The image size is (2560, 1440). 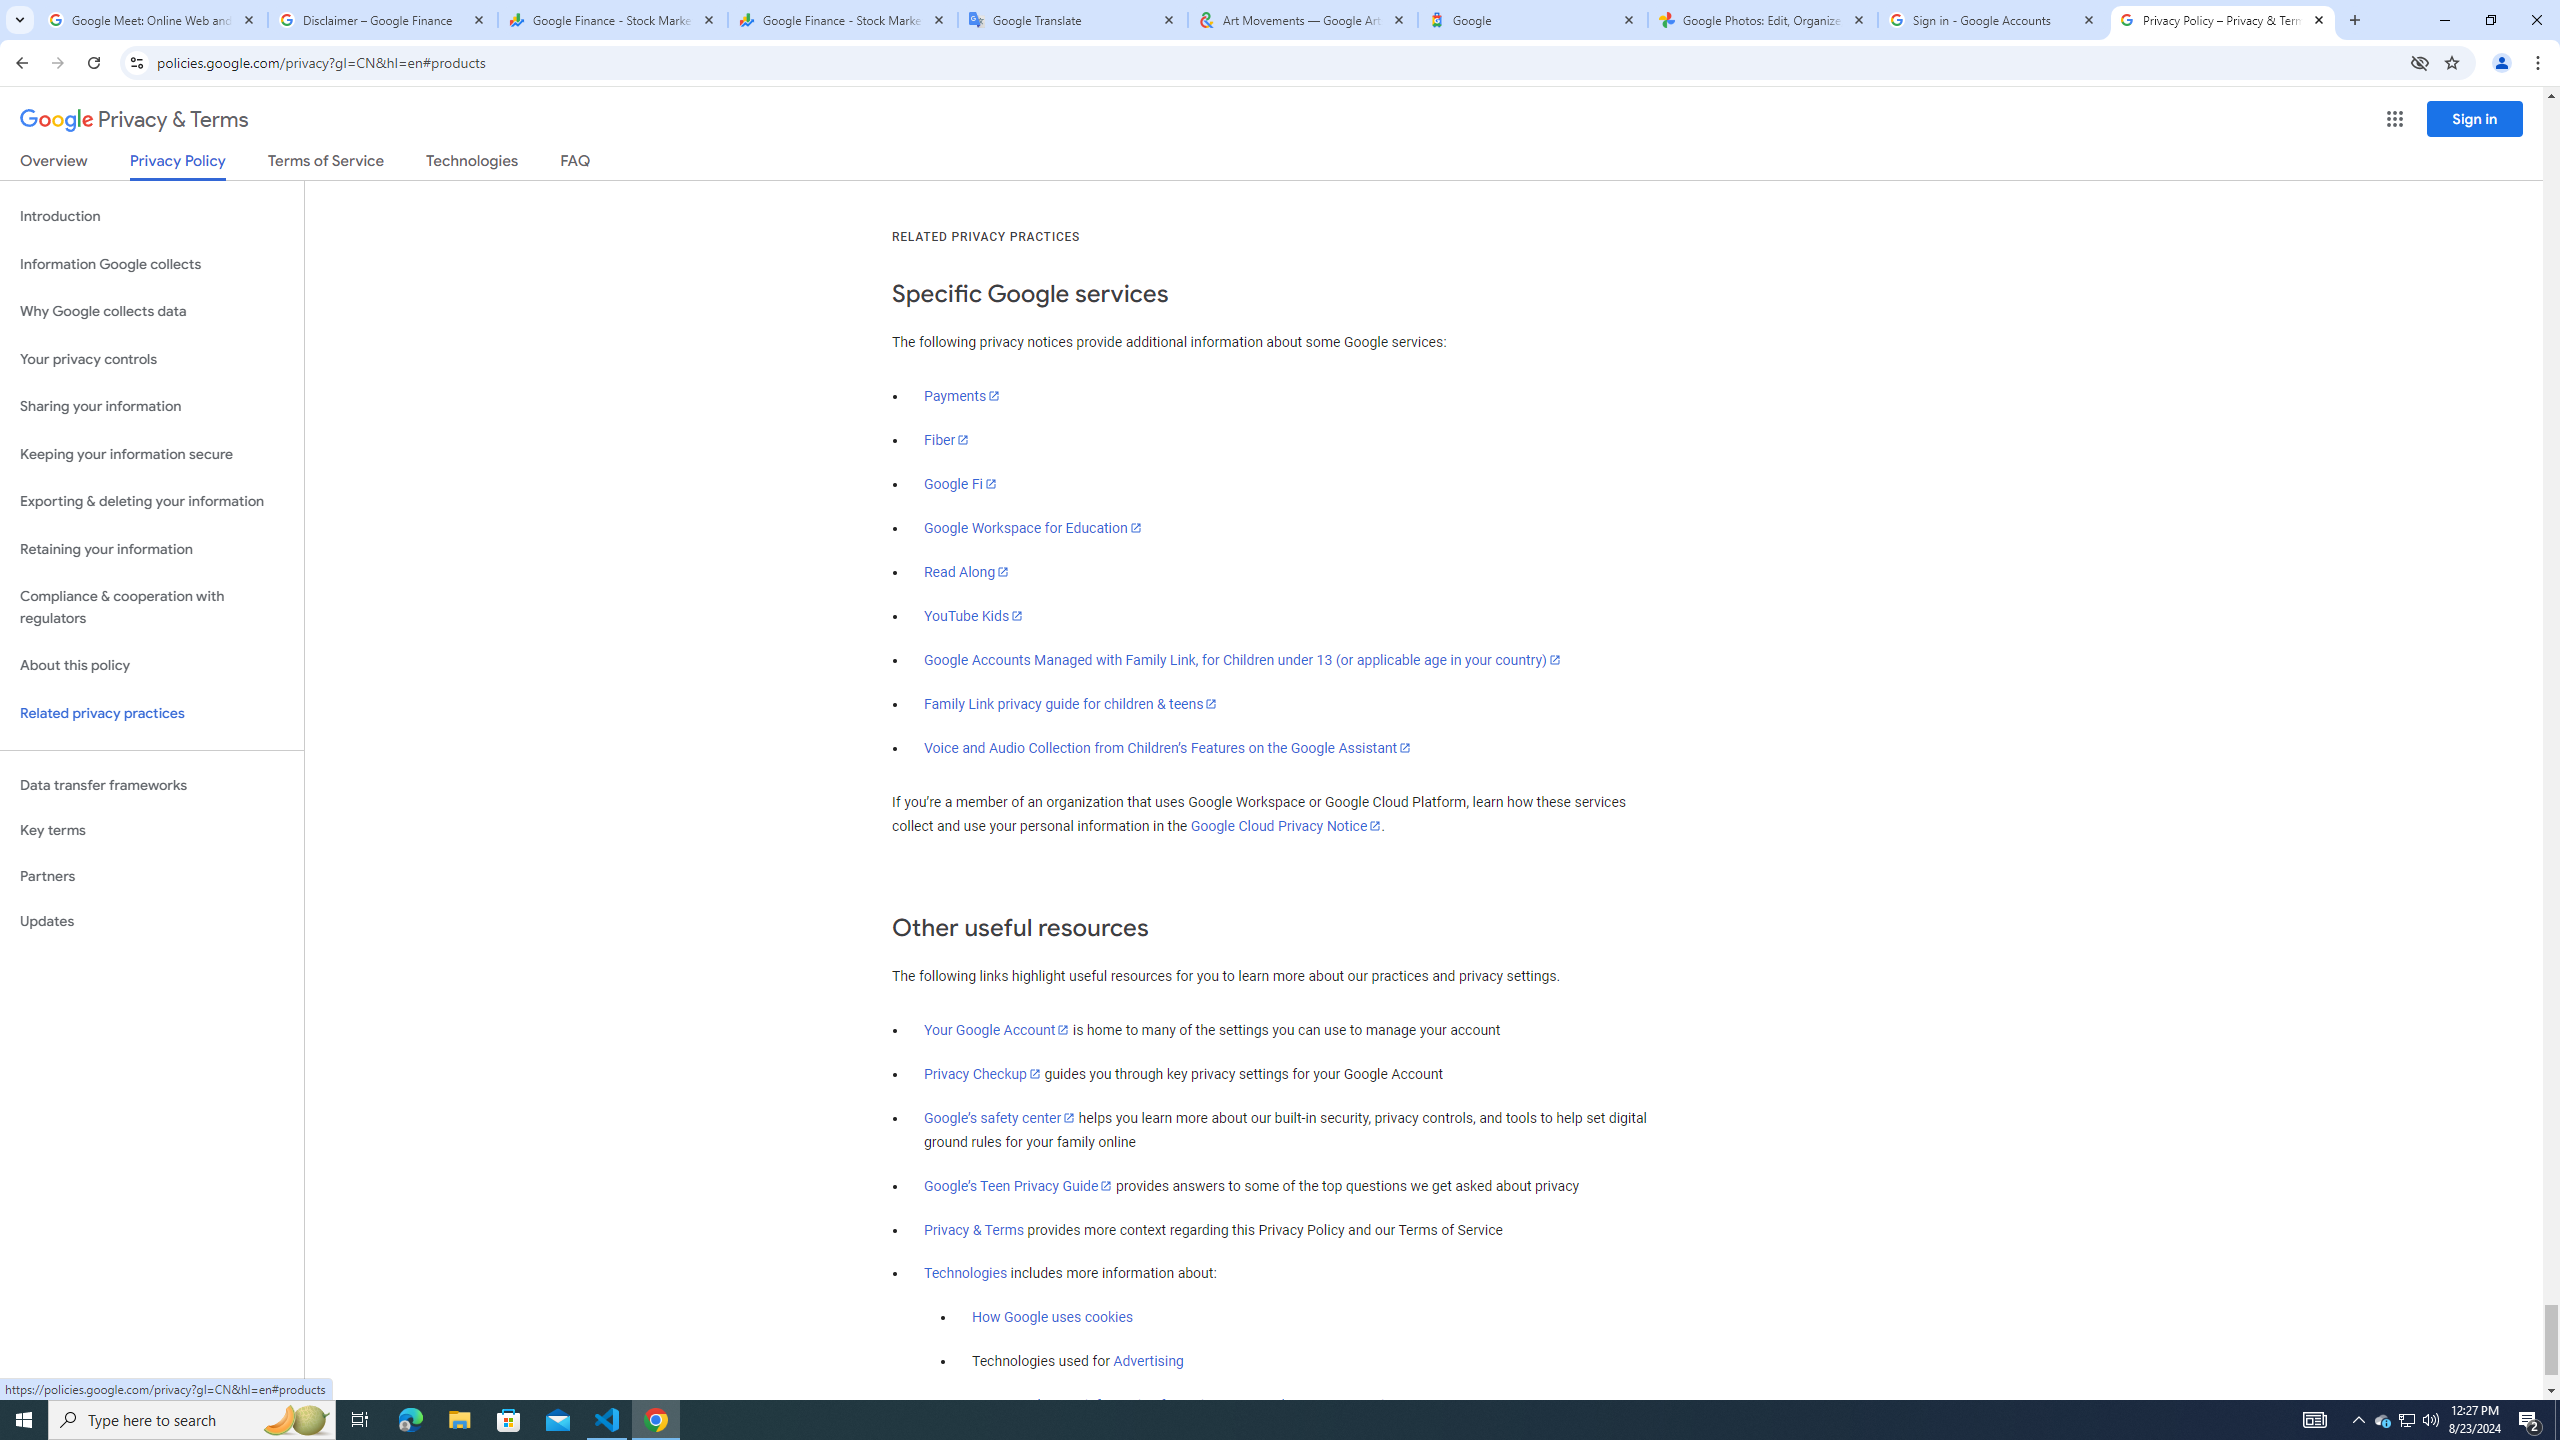 What do you see at coordinates (151, 712) in the screenshot?
I see `'Related privacy practices'` at bounding box center [151, 712].